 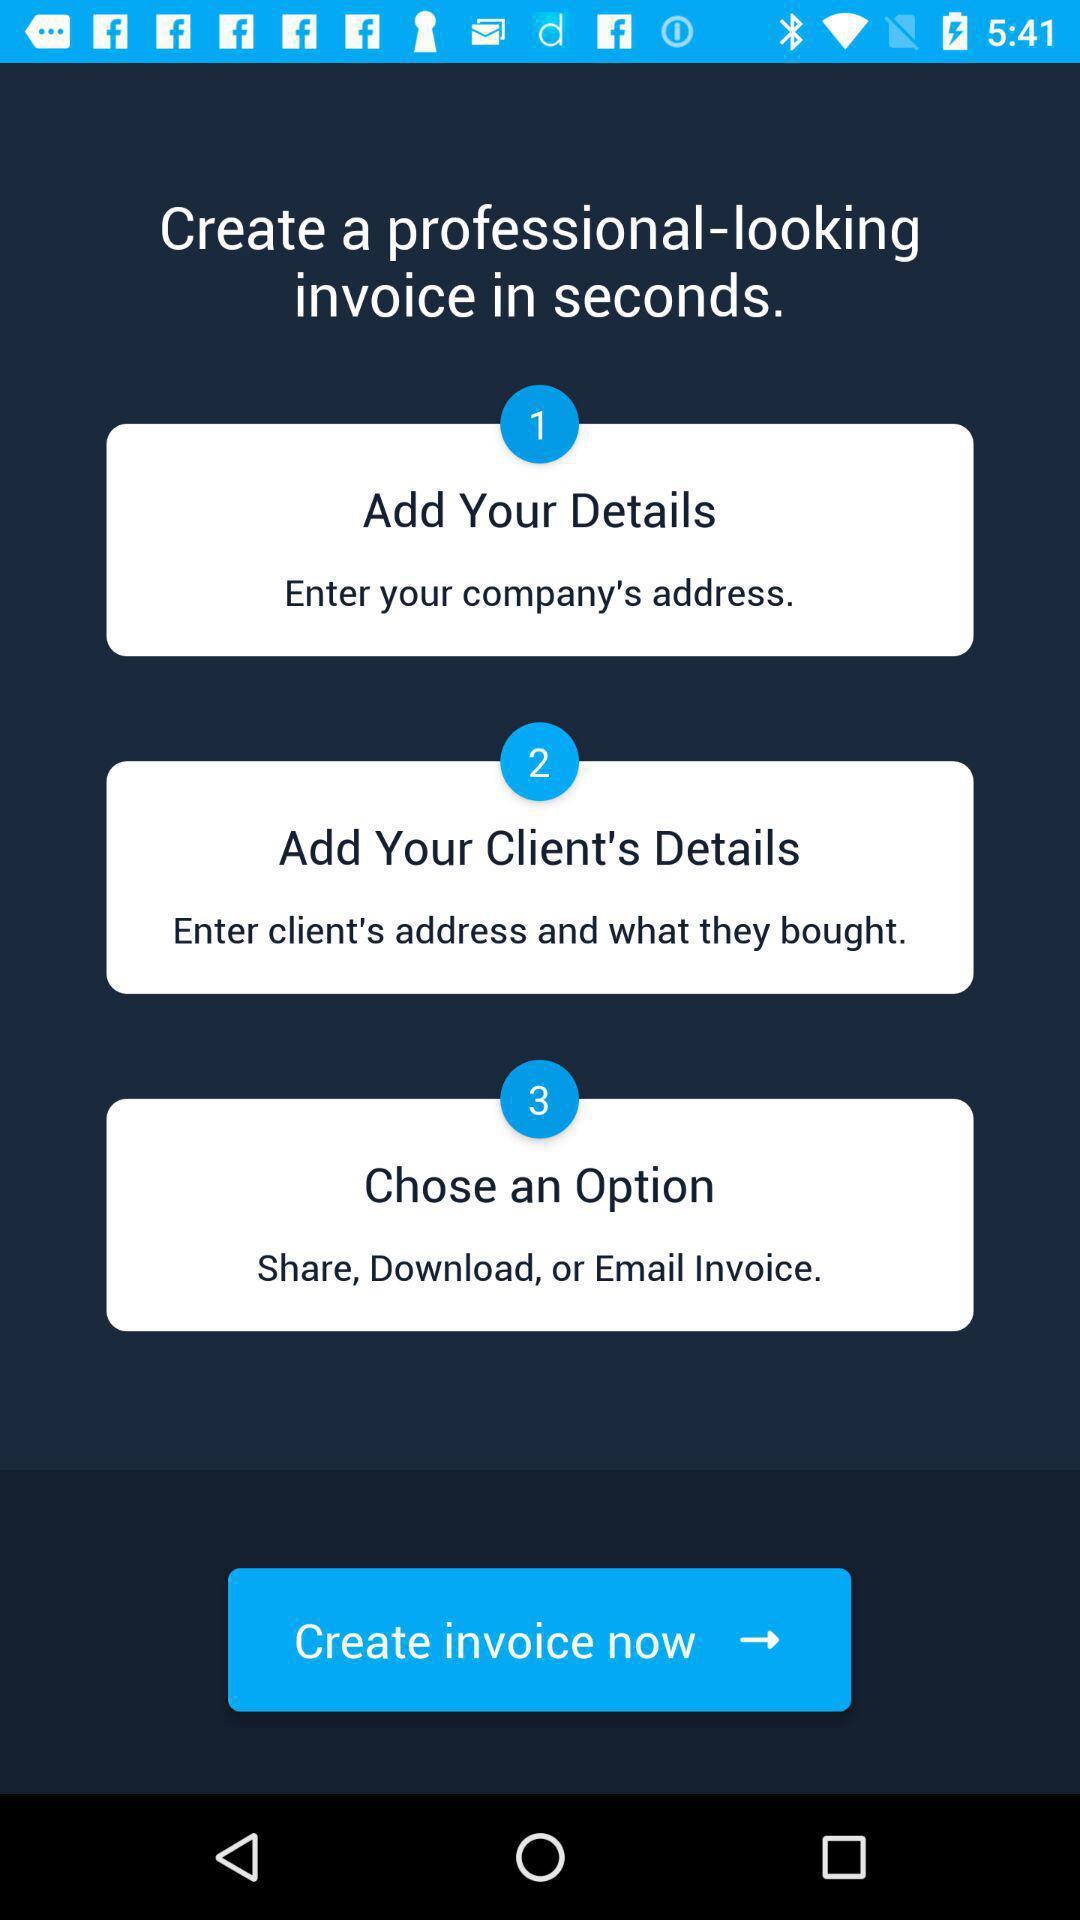 I want to click on chose an option, so click(x=540, y=1176).